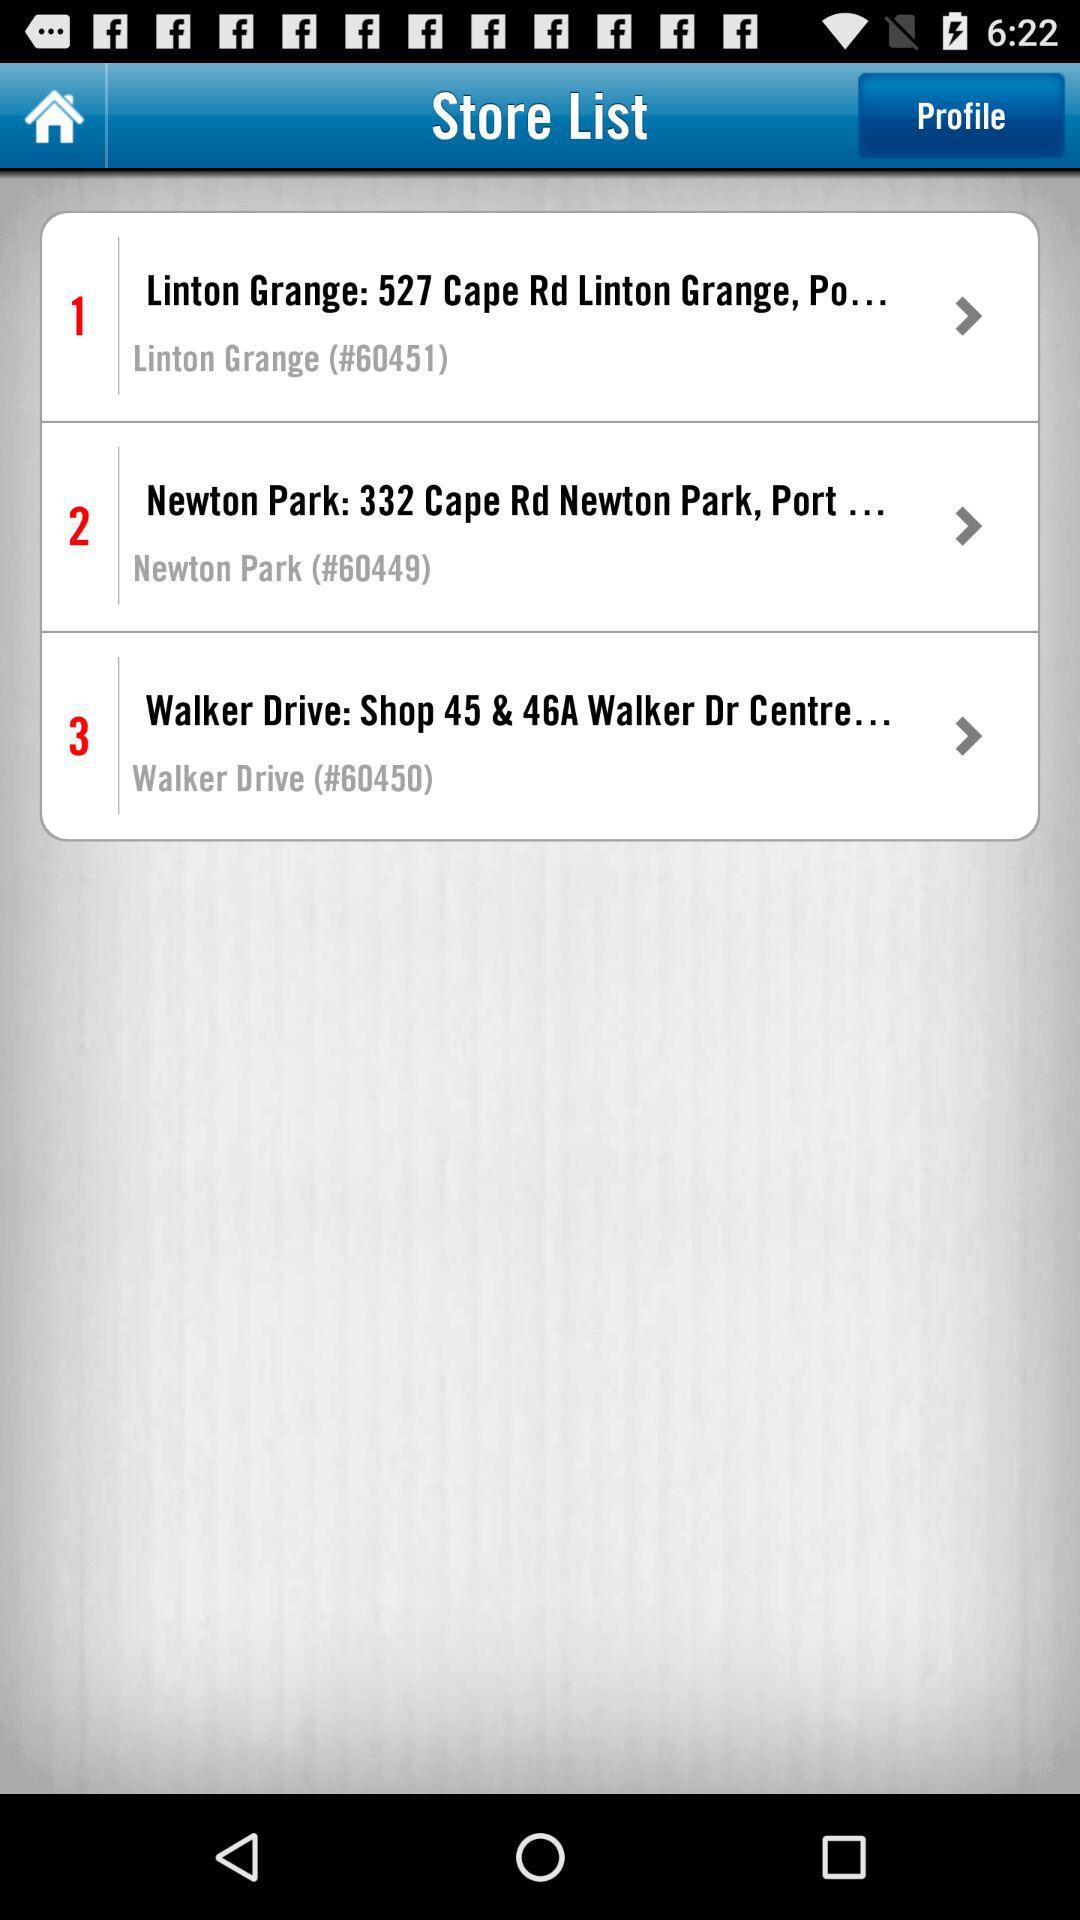  What do you see at coordinates (78, 735) in the screenshot?
I see `3` at bounding box center [78, 735].